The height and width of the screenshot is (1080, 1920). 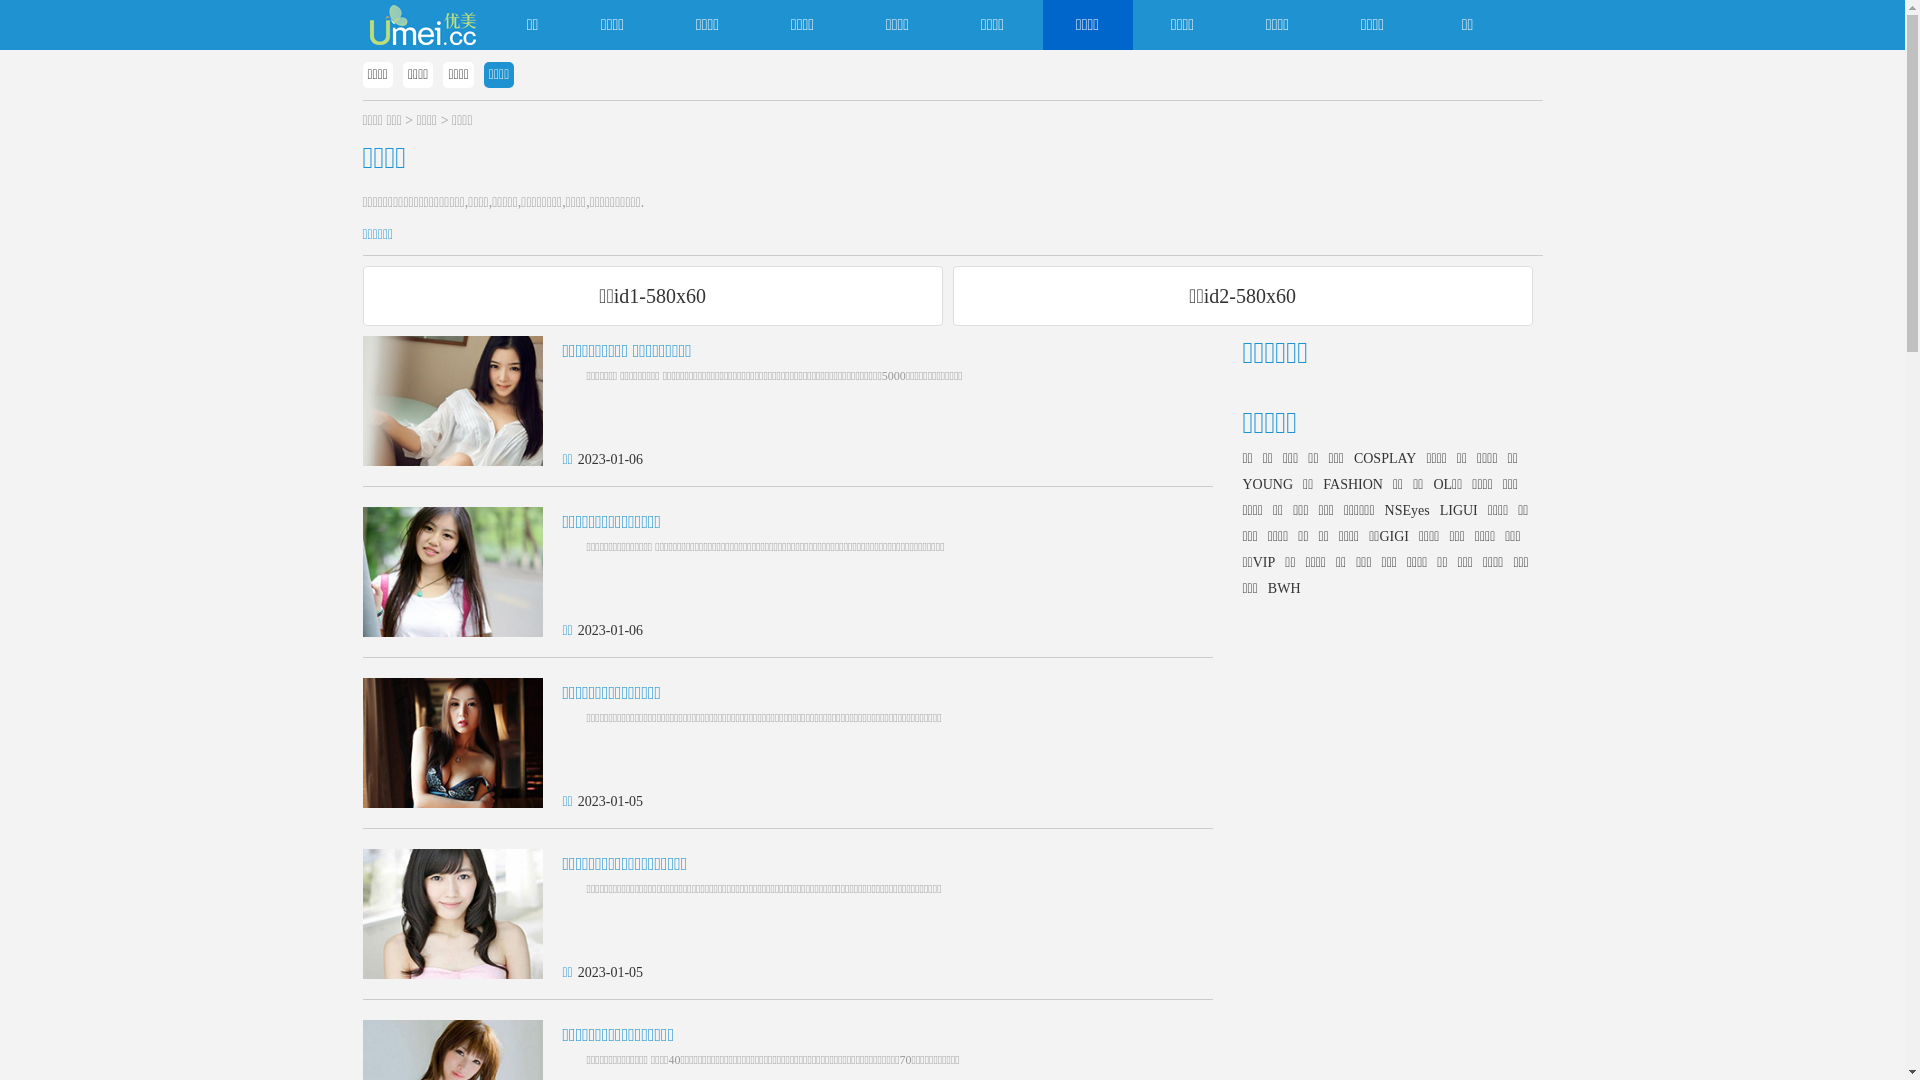 What do you see at coordinates (1358, 485) in the screenshot?
I see `'FASHION'` at bounding box center [1358, 485].